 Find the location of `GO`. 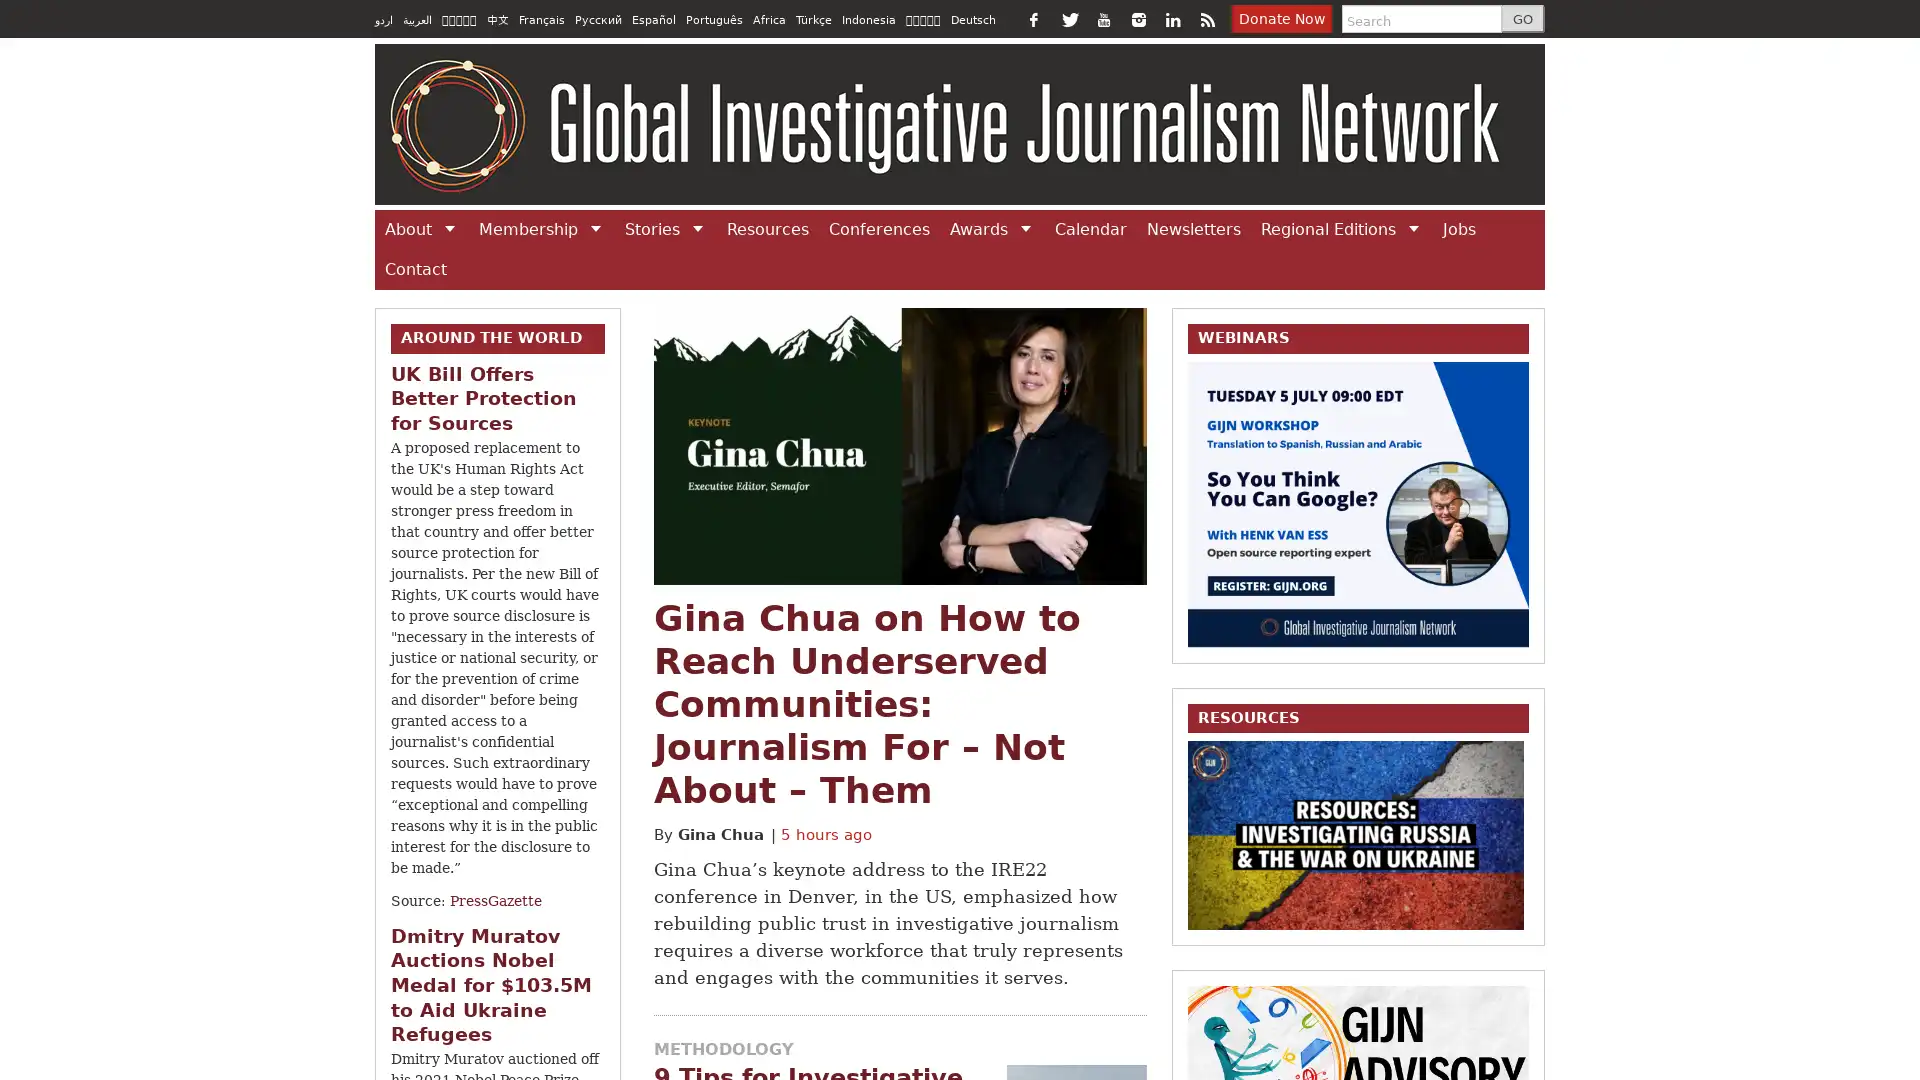

GO is located at coordinates (1515, 19).